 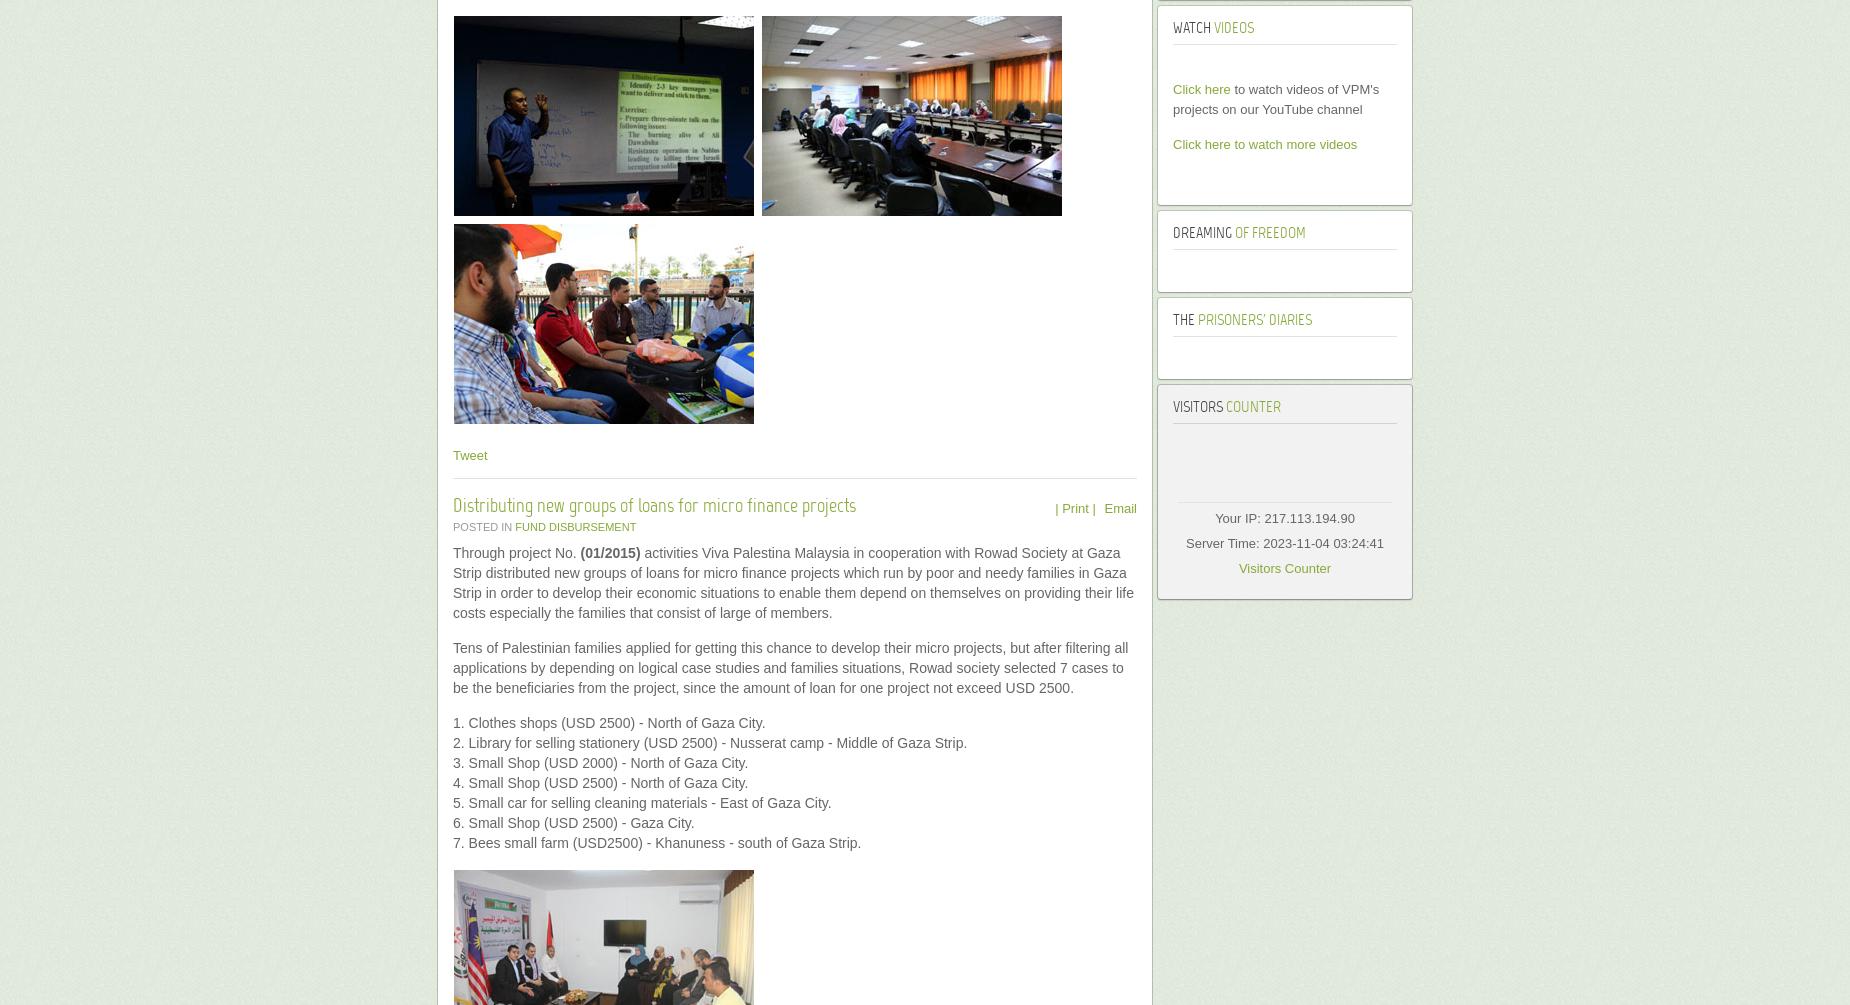 I want to click on 'Fund Disbursement', so click(x=575, y=526).